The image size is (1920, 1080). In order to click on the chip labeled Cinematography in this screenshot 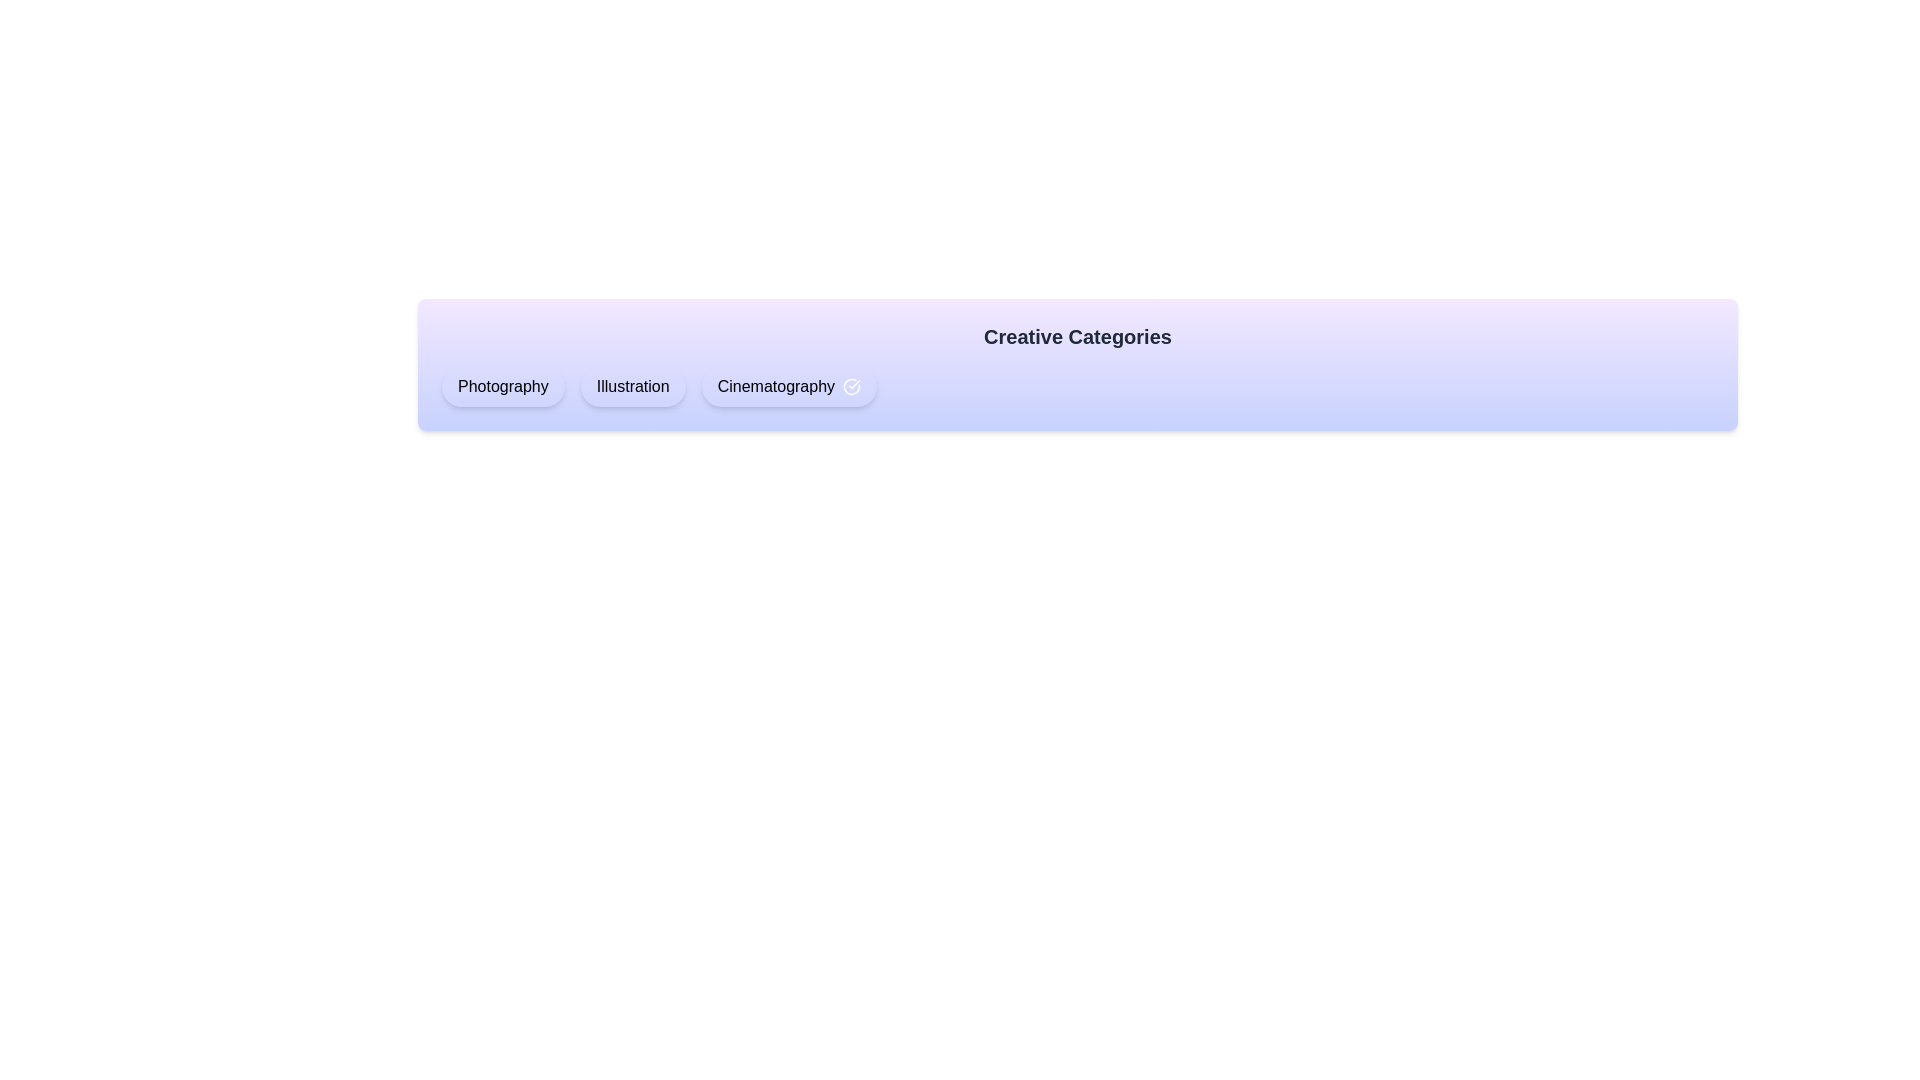, I will do `click(787, 386)`.